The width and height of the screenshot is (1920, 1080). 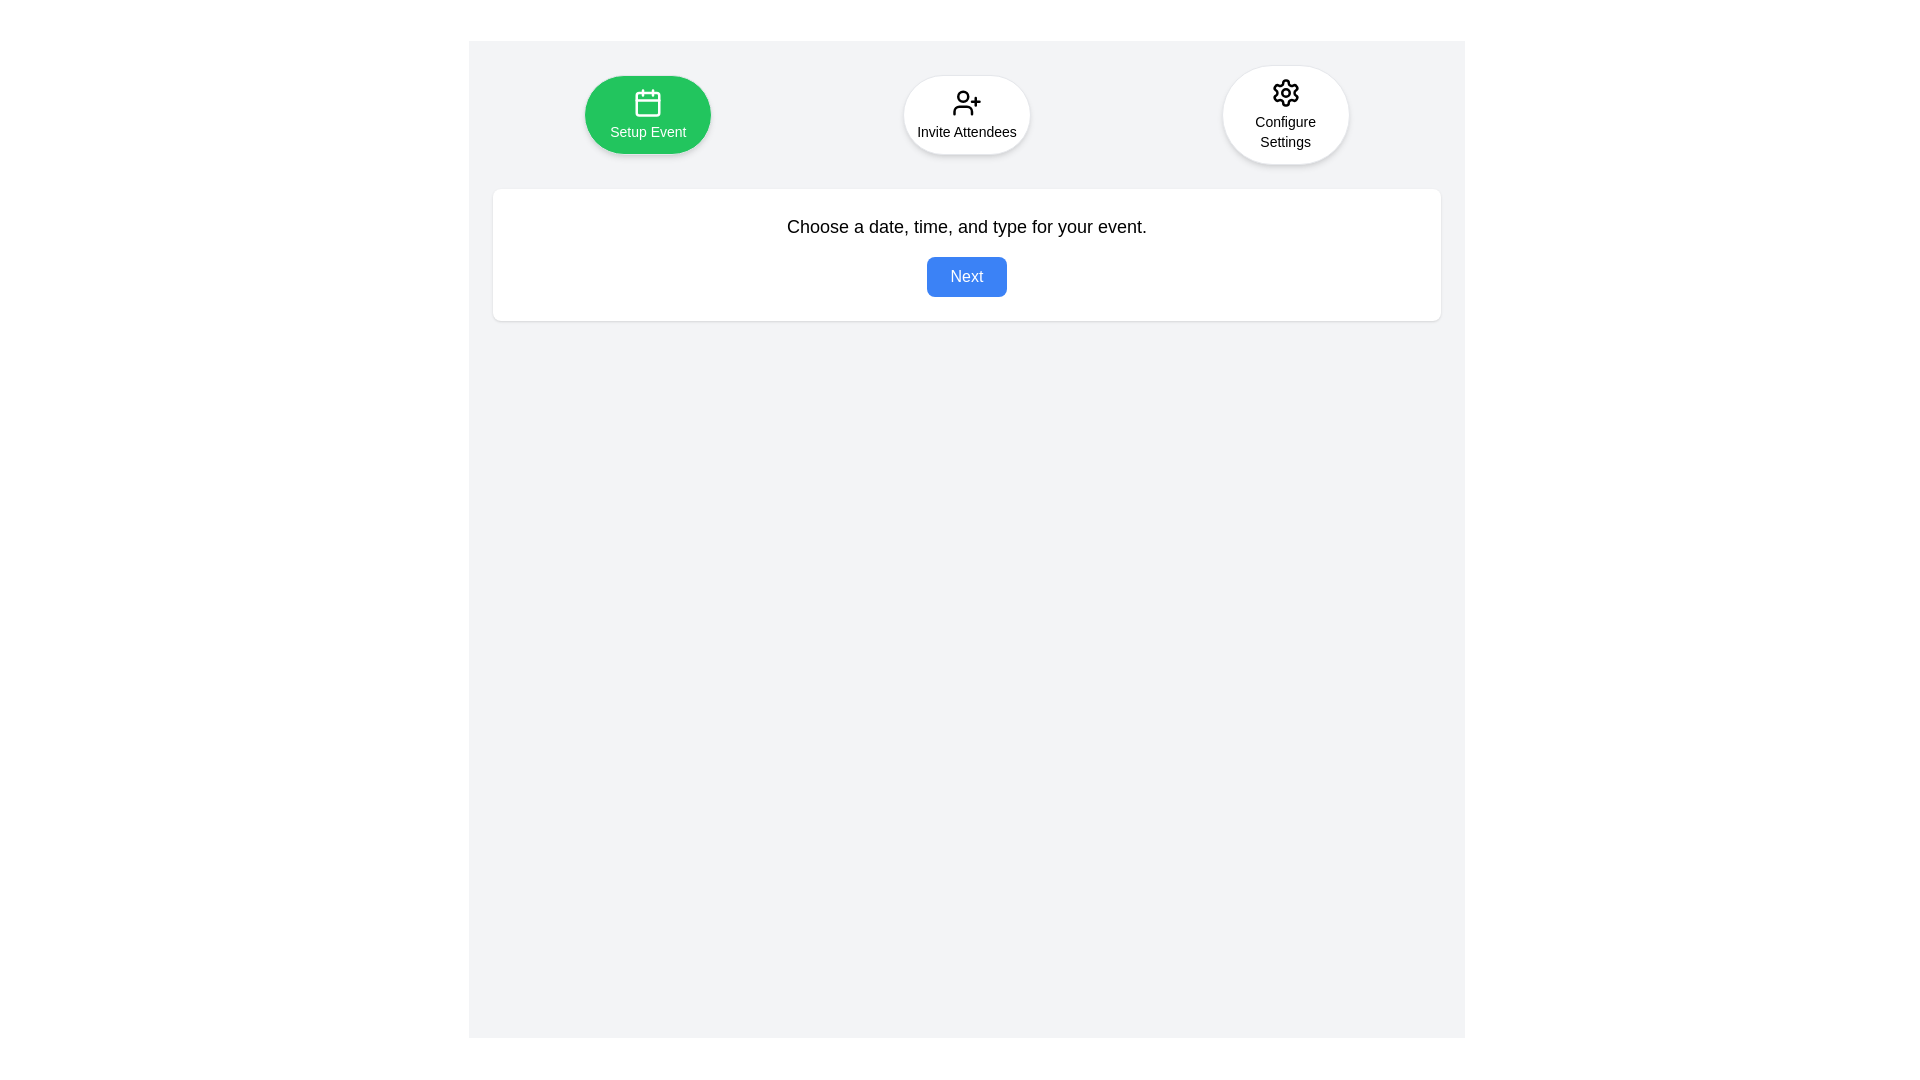 I want to click on 'Next' button to proceed to the next step, so click(x=966, y=277).